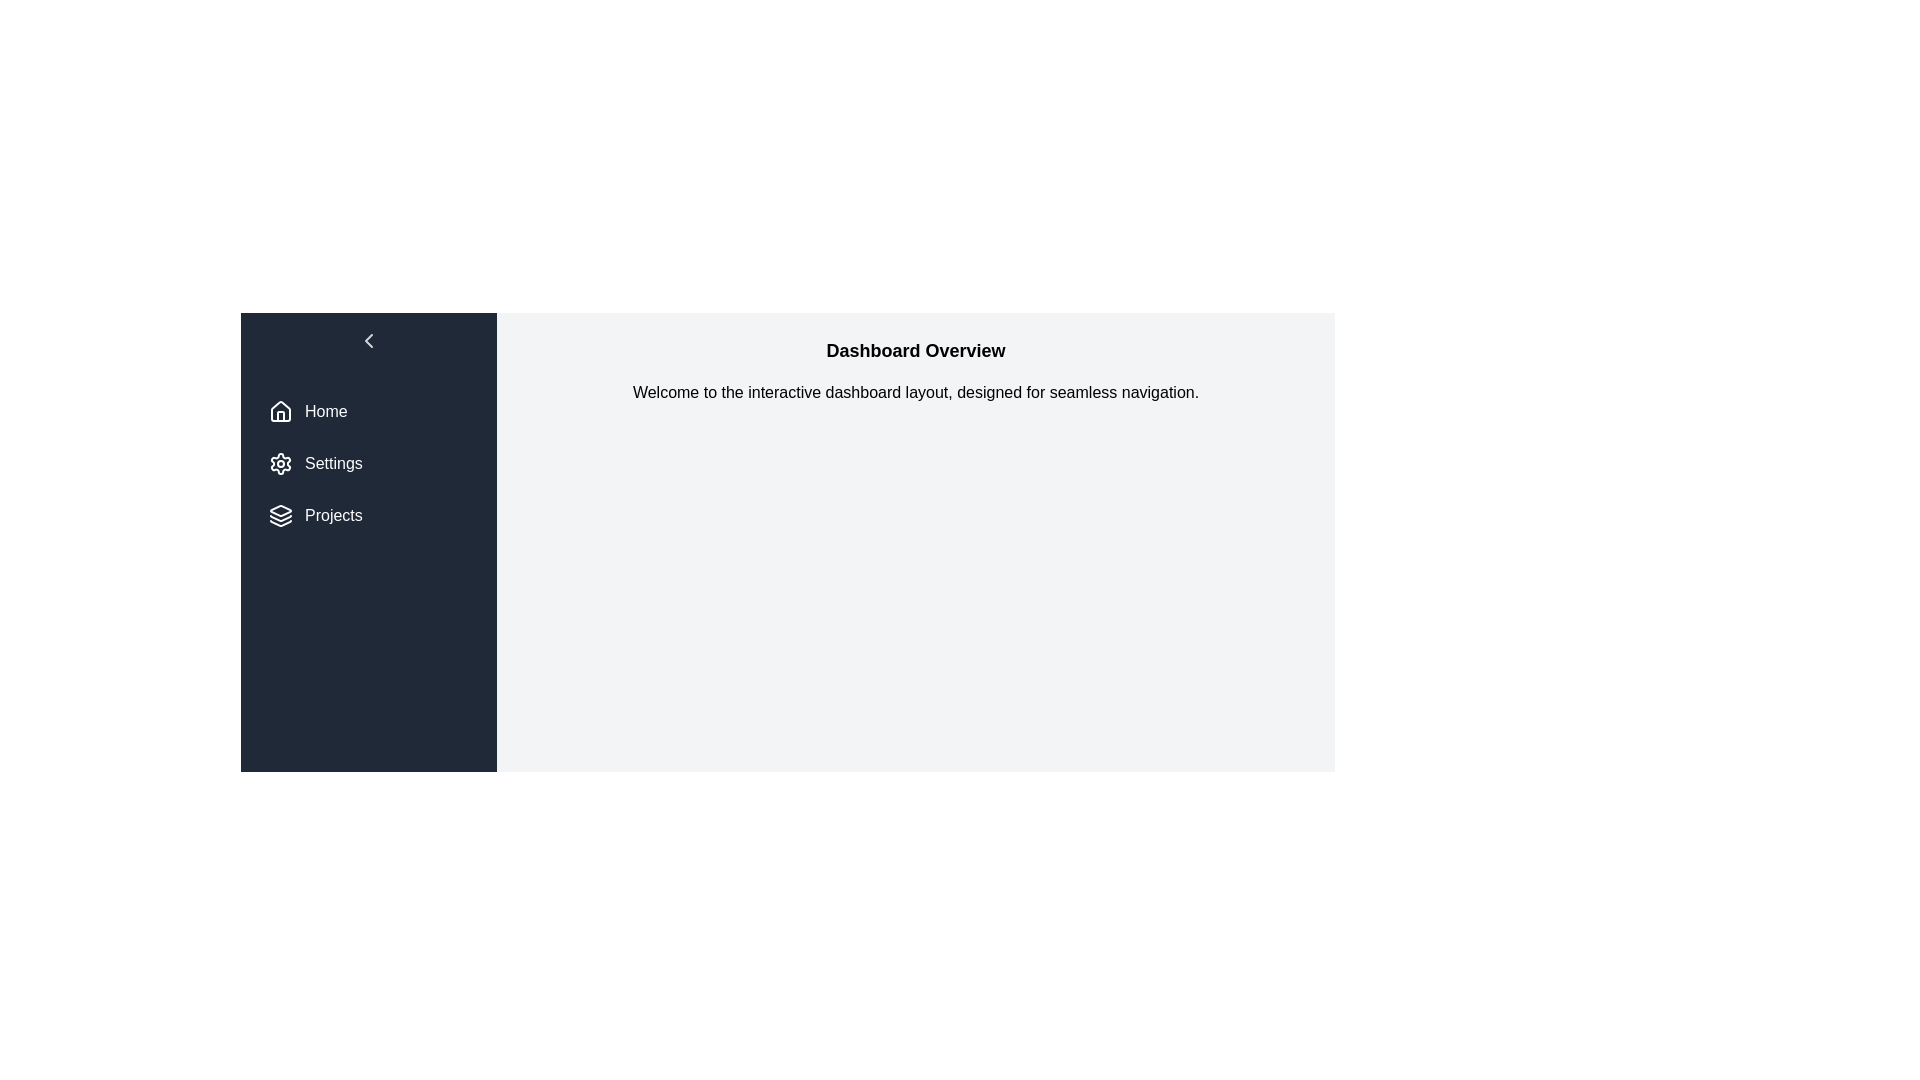  What do you see at coordinates (915, 350) in the screenshot?
I see `text of the title label located at the top center of the section, which helps users identify their current location in the interface` at bounding box center [915, 350].